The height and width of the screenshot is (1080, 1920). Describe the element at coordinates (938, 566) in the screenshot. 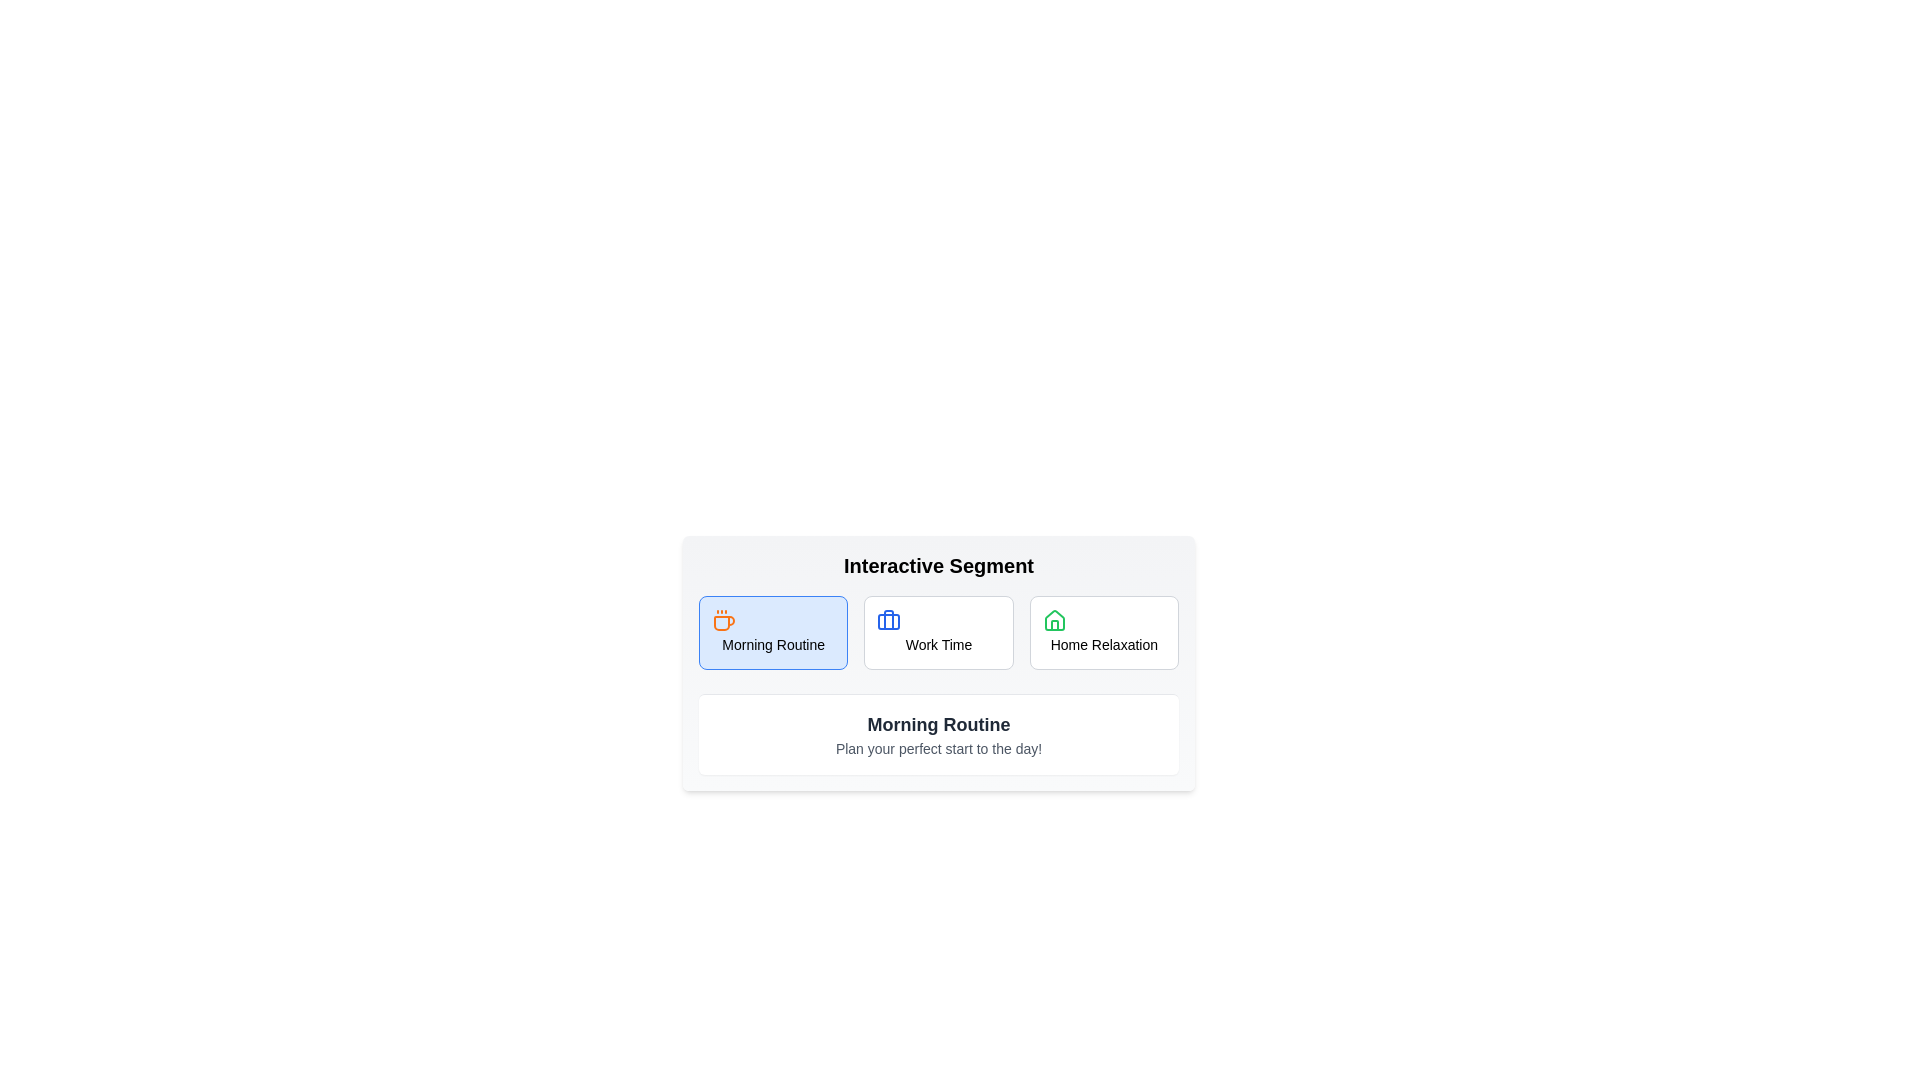

I see `the prominent title text label reading 'Interactive Segment', which is styled in bold and larger font, centered above the interactive boxes` at that location.